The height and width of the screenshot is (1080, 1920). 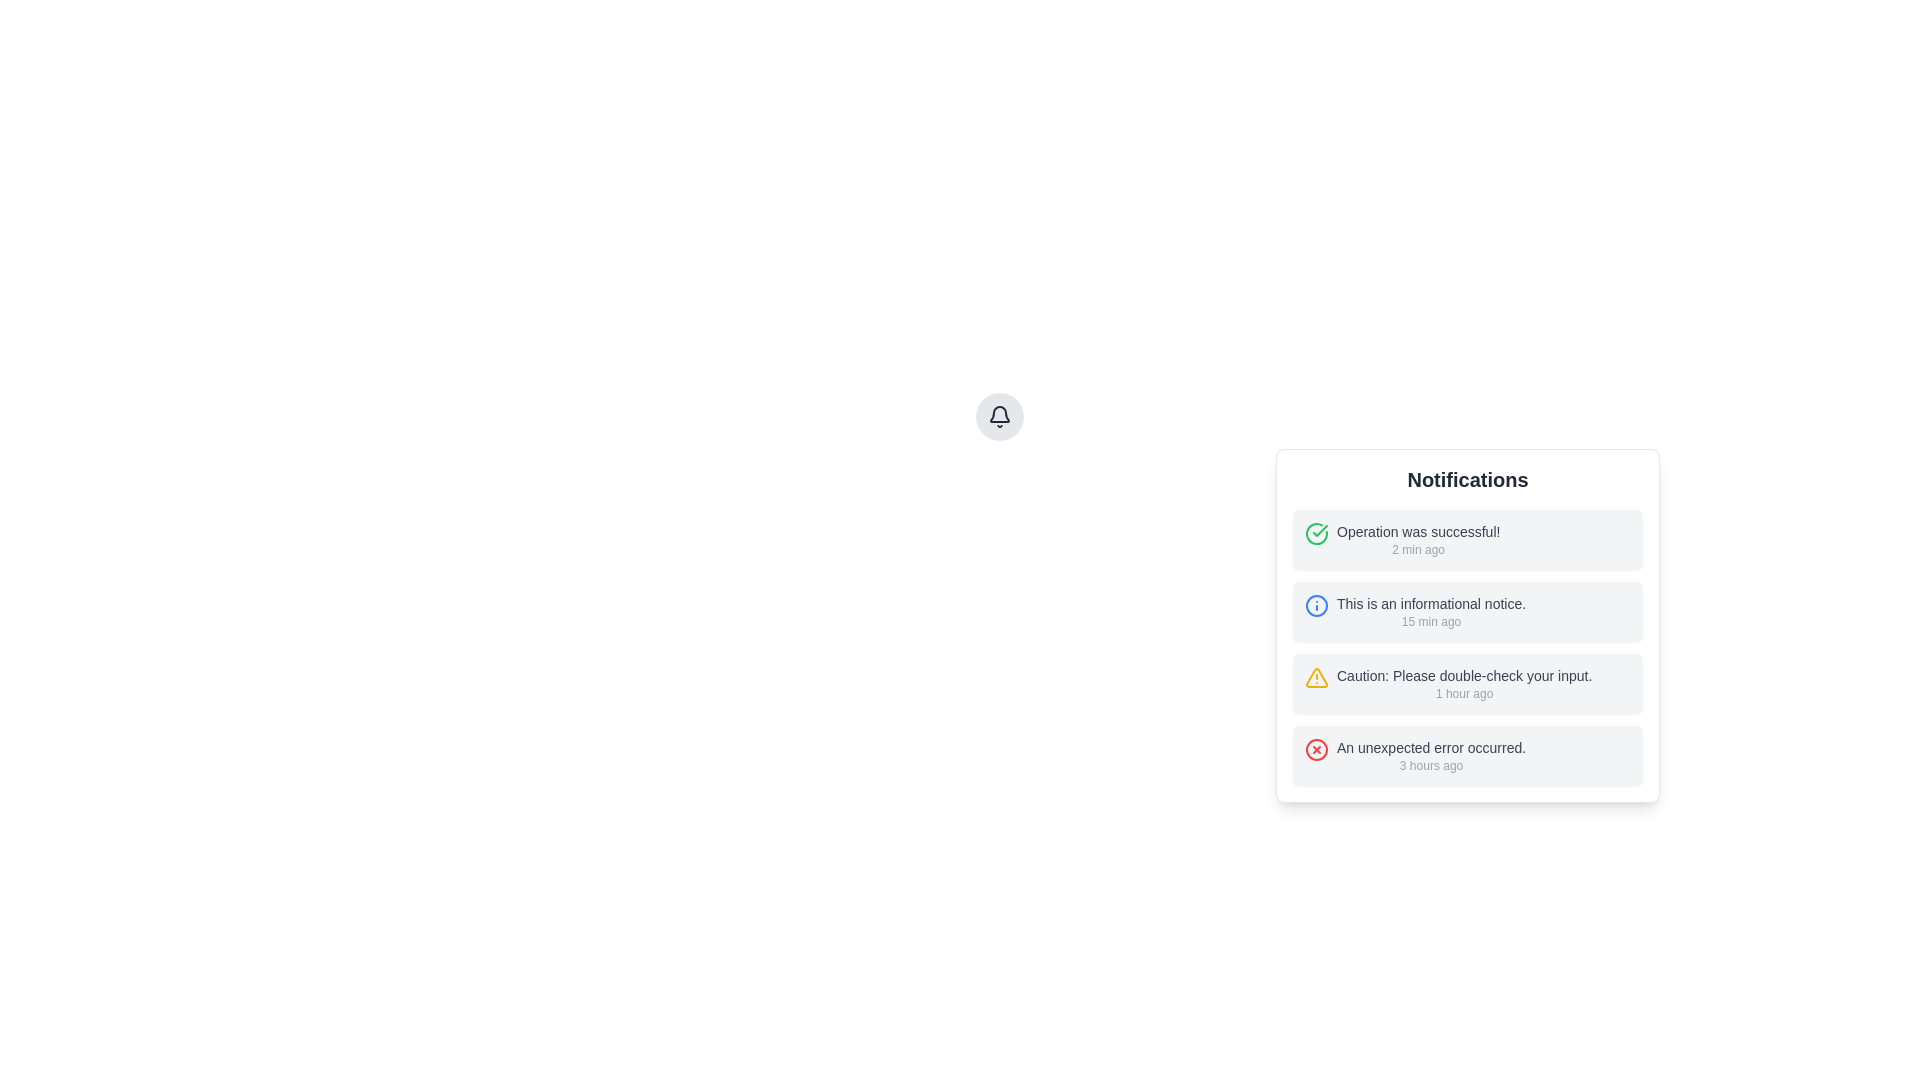 I want to click on the circular button with a bell icon, so click(x=999, y=415).